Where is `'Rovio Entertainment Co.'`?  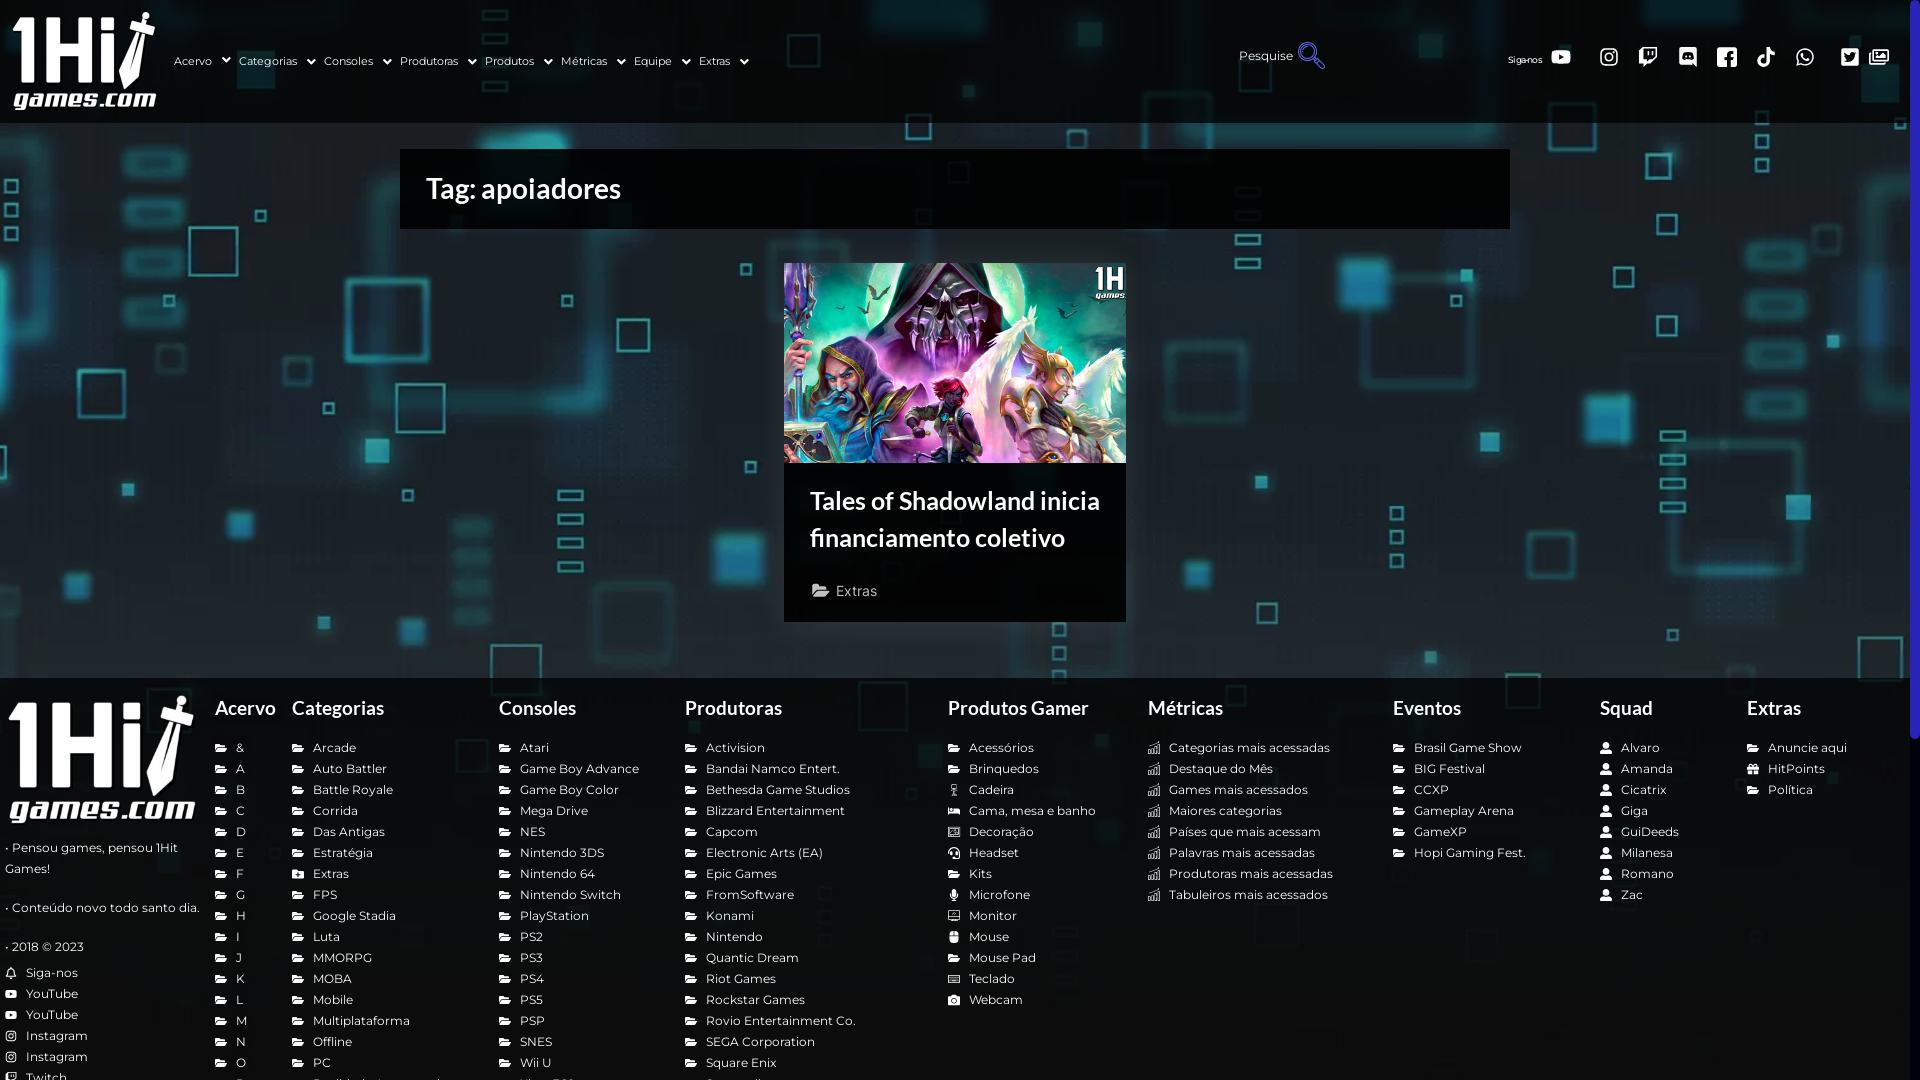
'Rovio Entertainment Co.' is located at coordinates (806, 1020).